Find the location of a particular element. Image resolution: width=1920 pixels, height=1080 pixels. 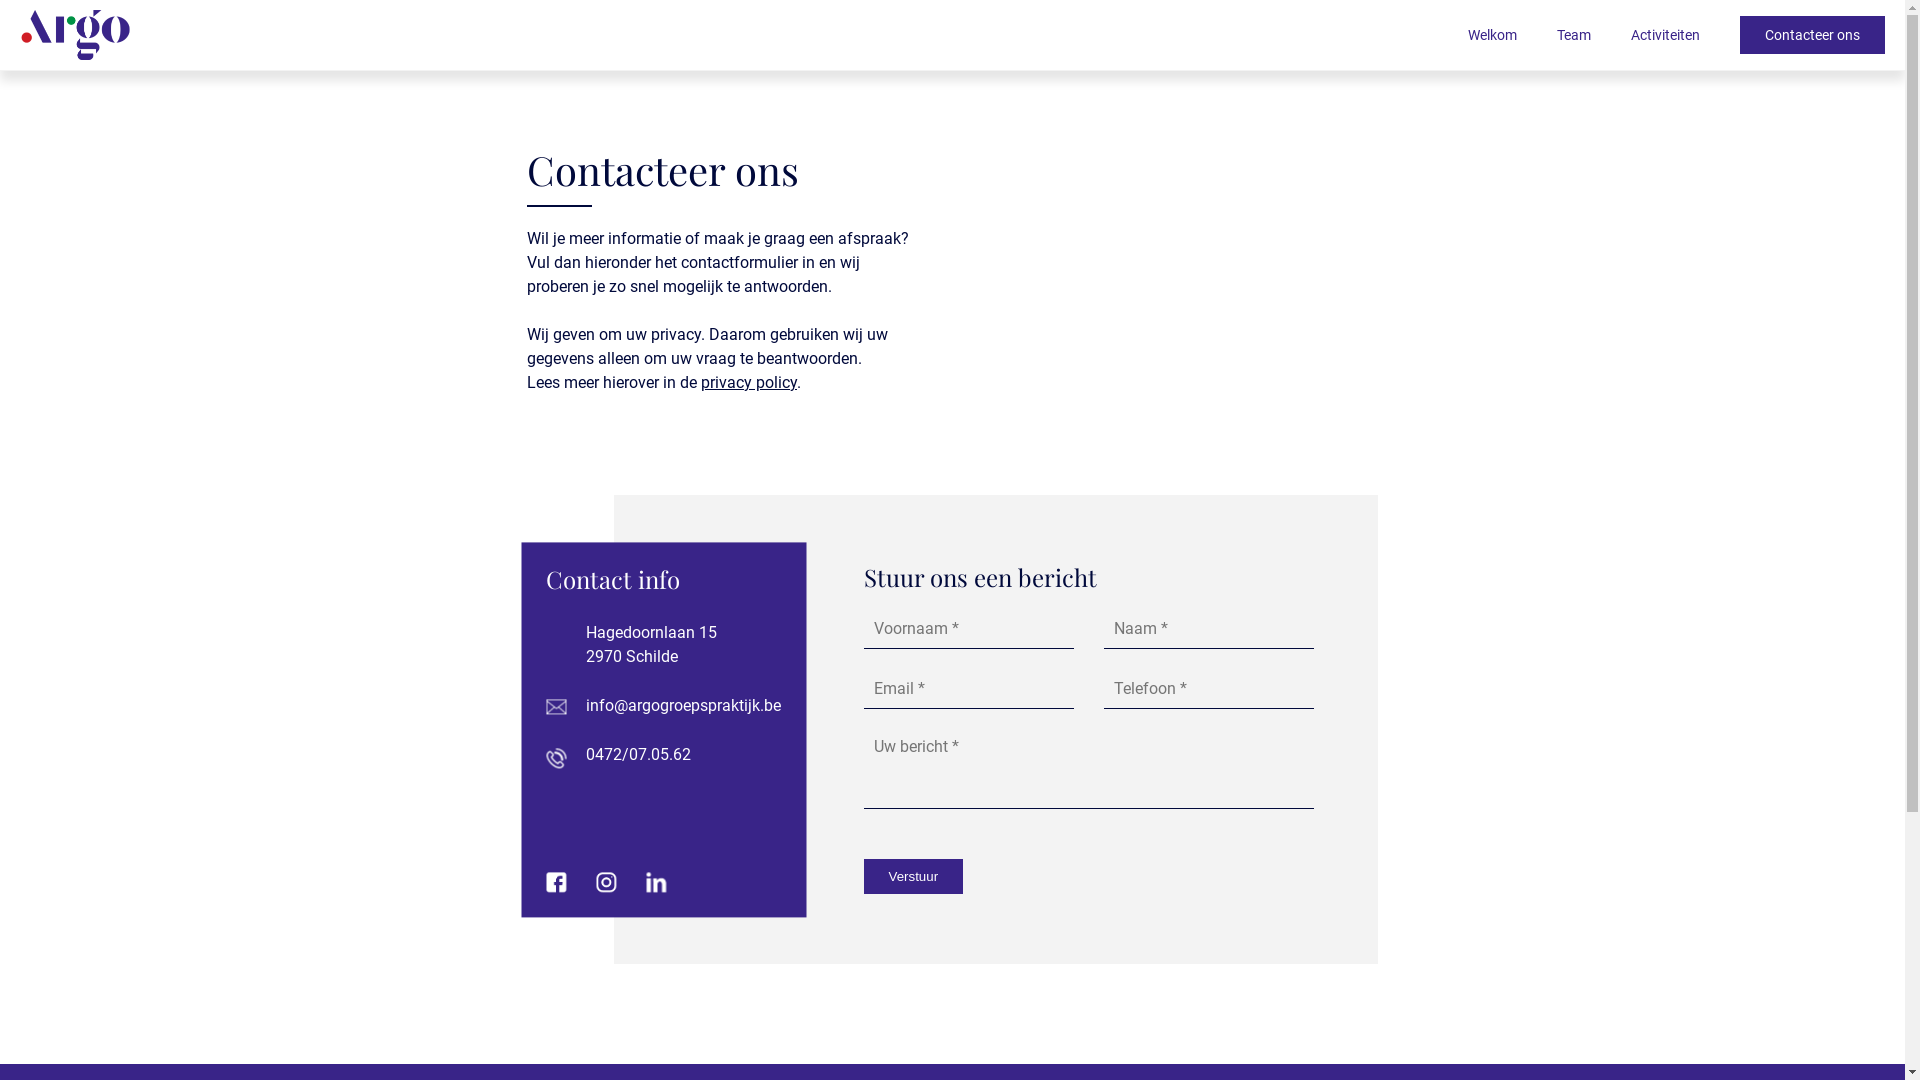

'Contacteer ons' is located at coordinates (1812, 34).